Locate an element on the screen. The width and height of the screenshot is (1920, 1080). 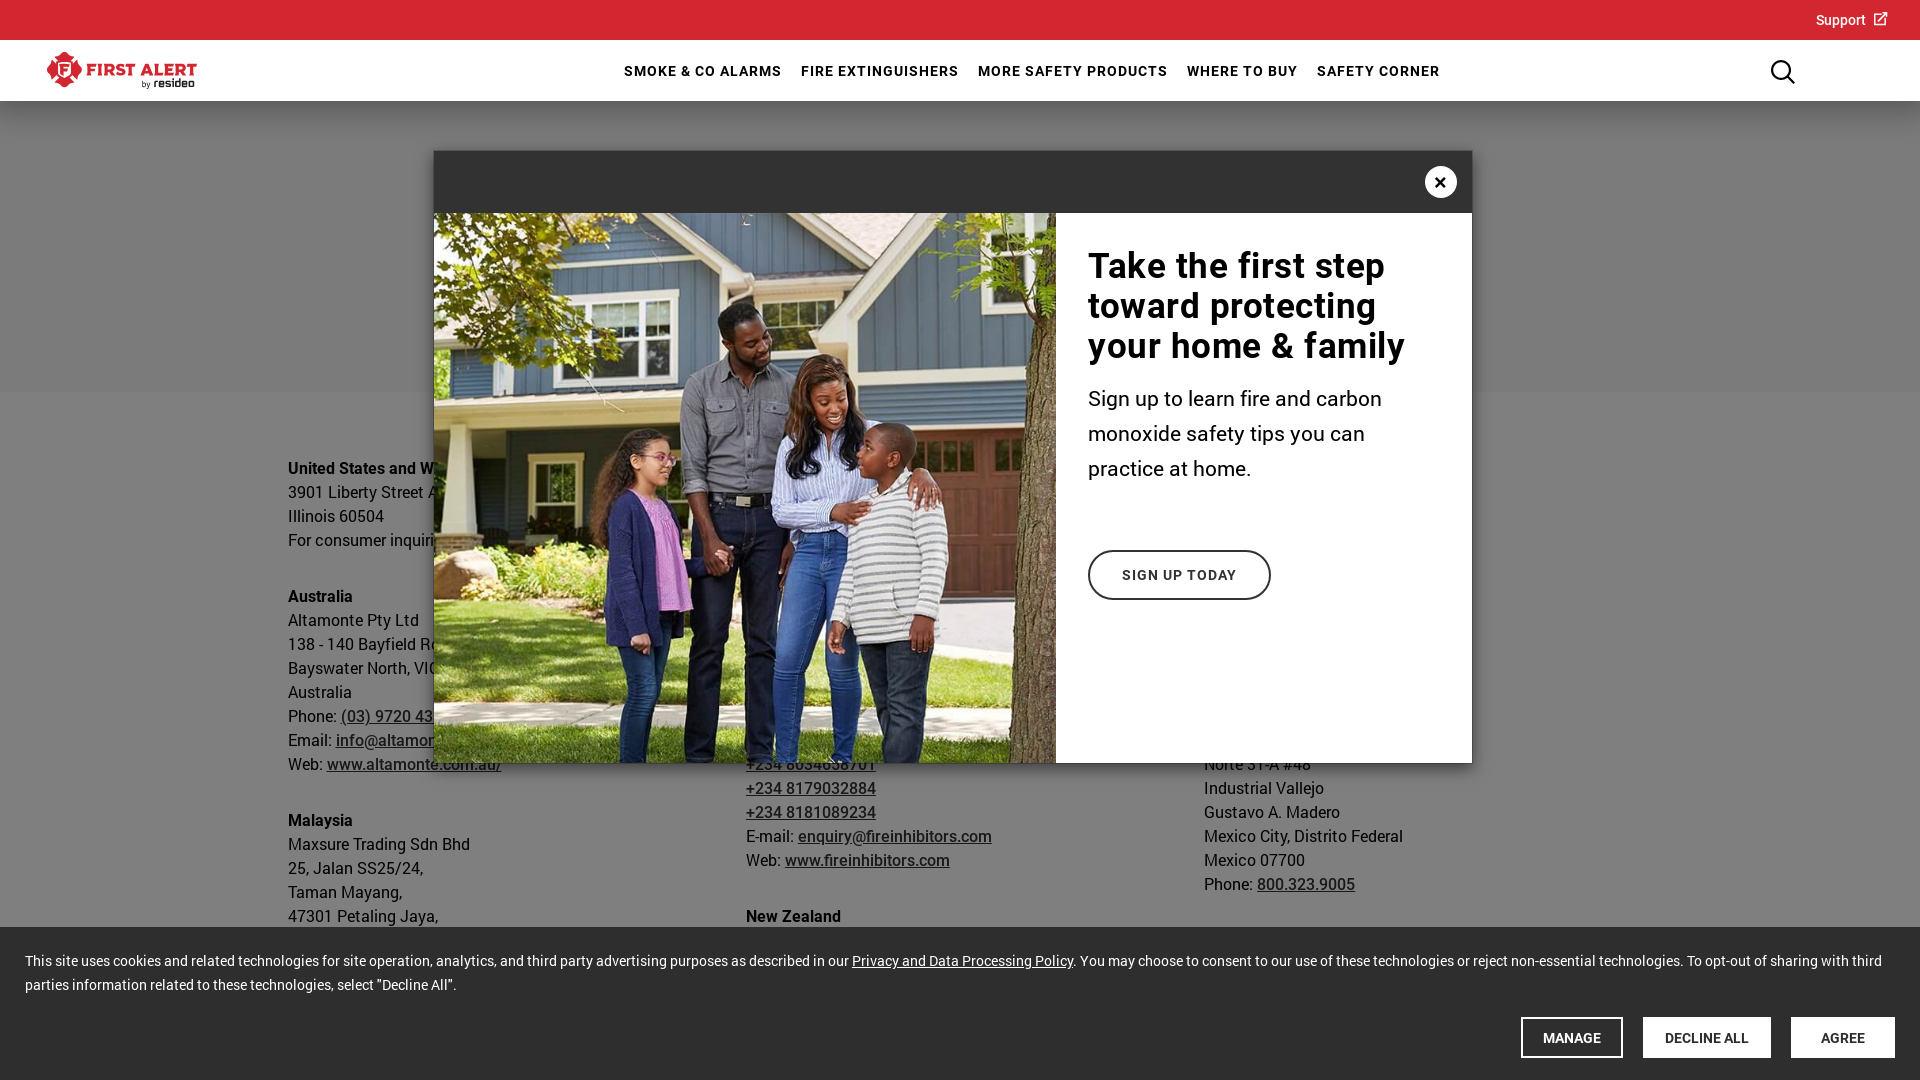
'Search Button' is located at coordinates (1782, 71).